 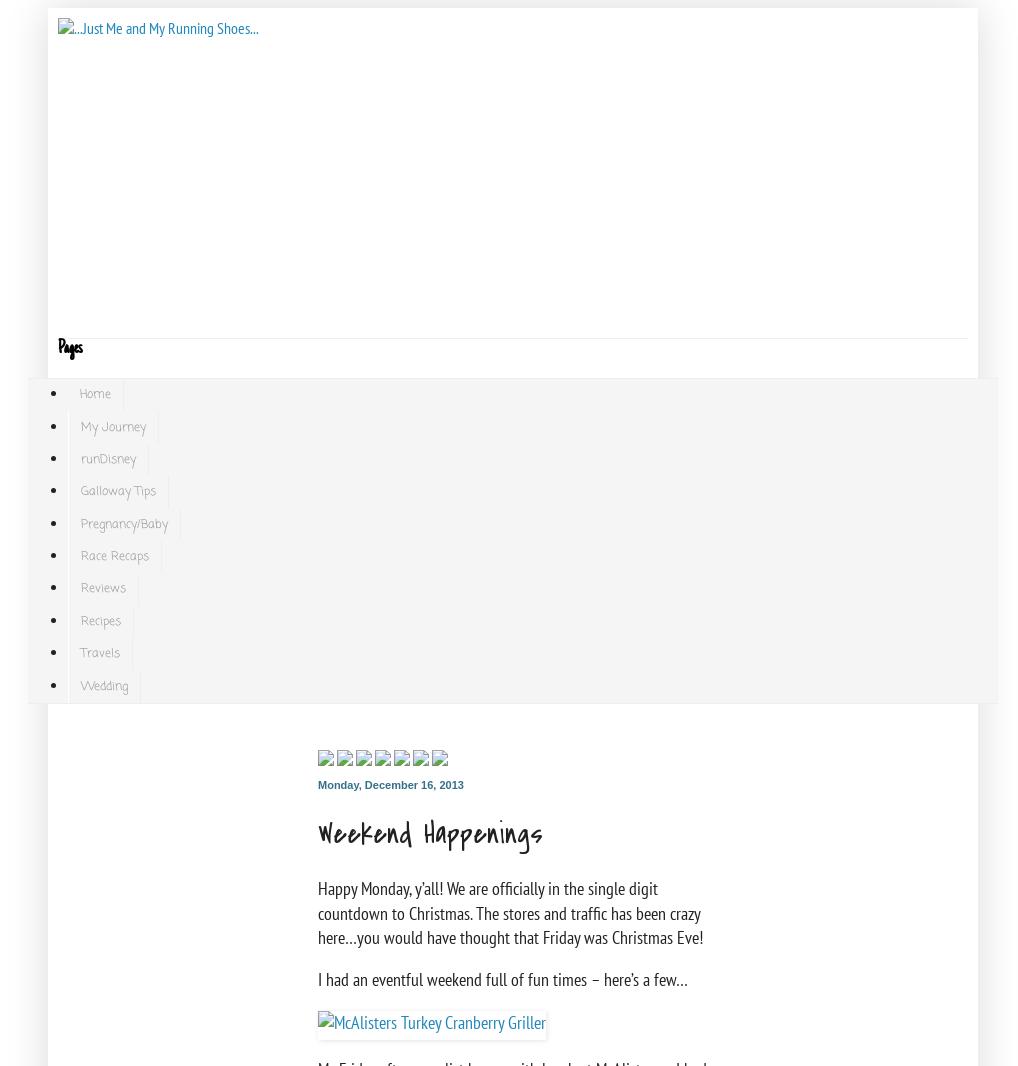 What do you see at coordinates (100, 652) in the screenshot?
I see `'Travels'` at bounding box center [100, 652].